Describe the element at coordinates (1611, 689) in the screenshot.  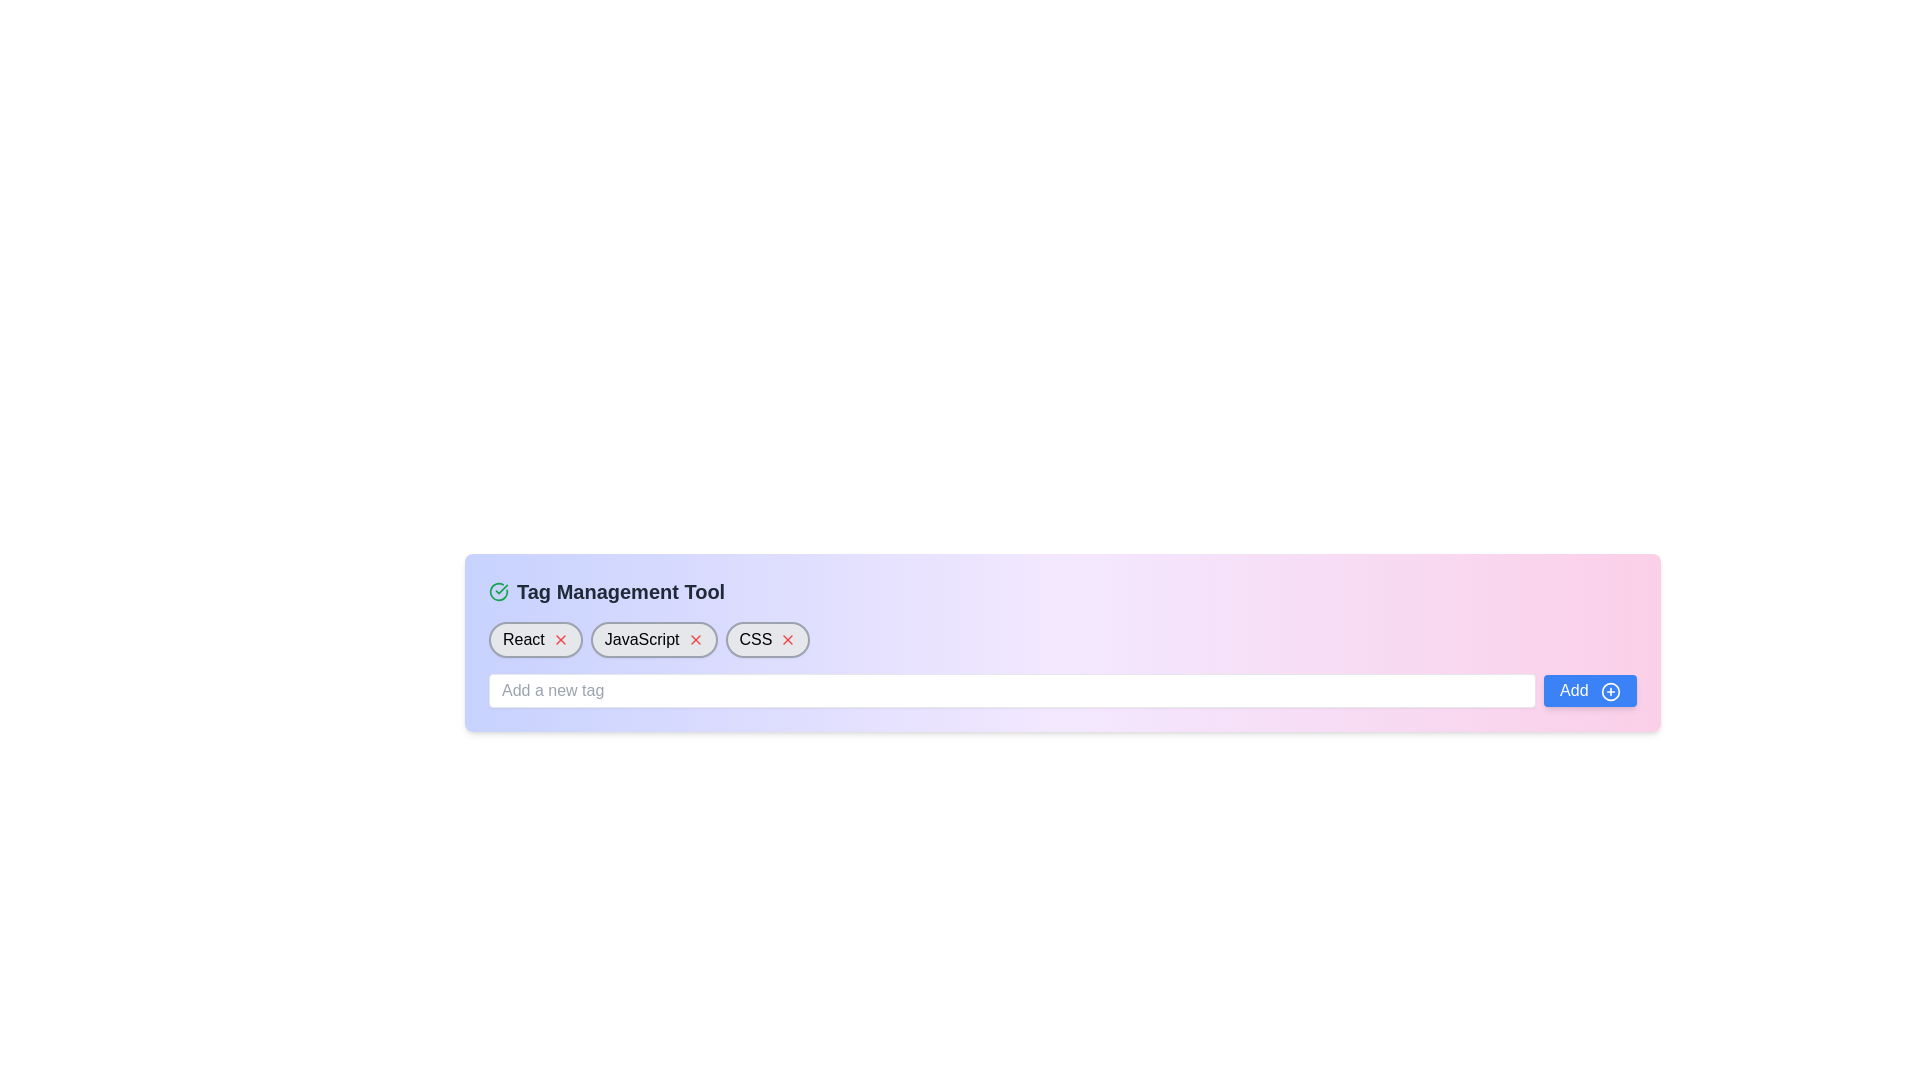
I see `the decorative or interactive indicator icon located on the far right of the toolbar, adjacent to the 'Add' button` at that location.